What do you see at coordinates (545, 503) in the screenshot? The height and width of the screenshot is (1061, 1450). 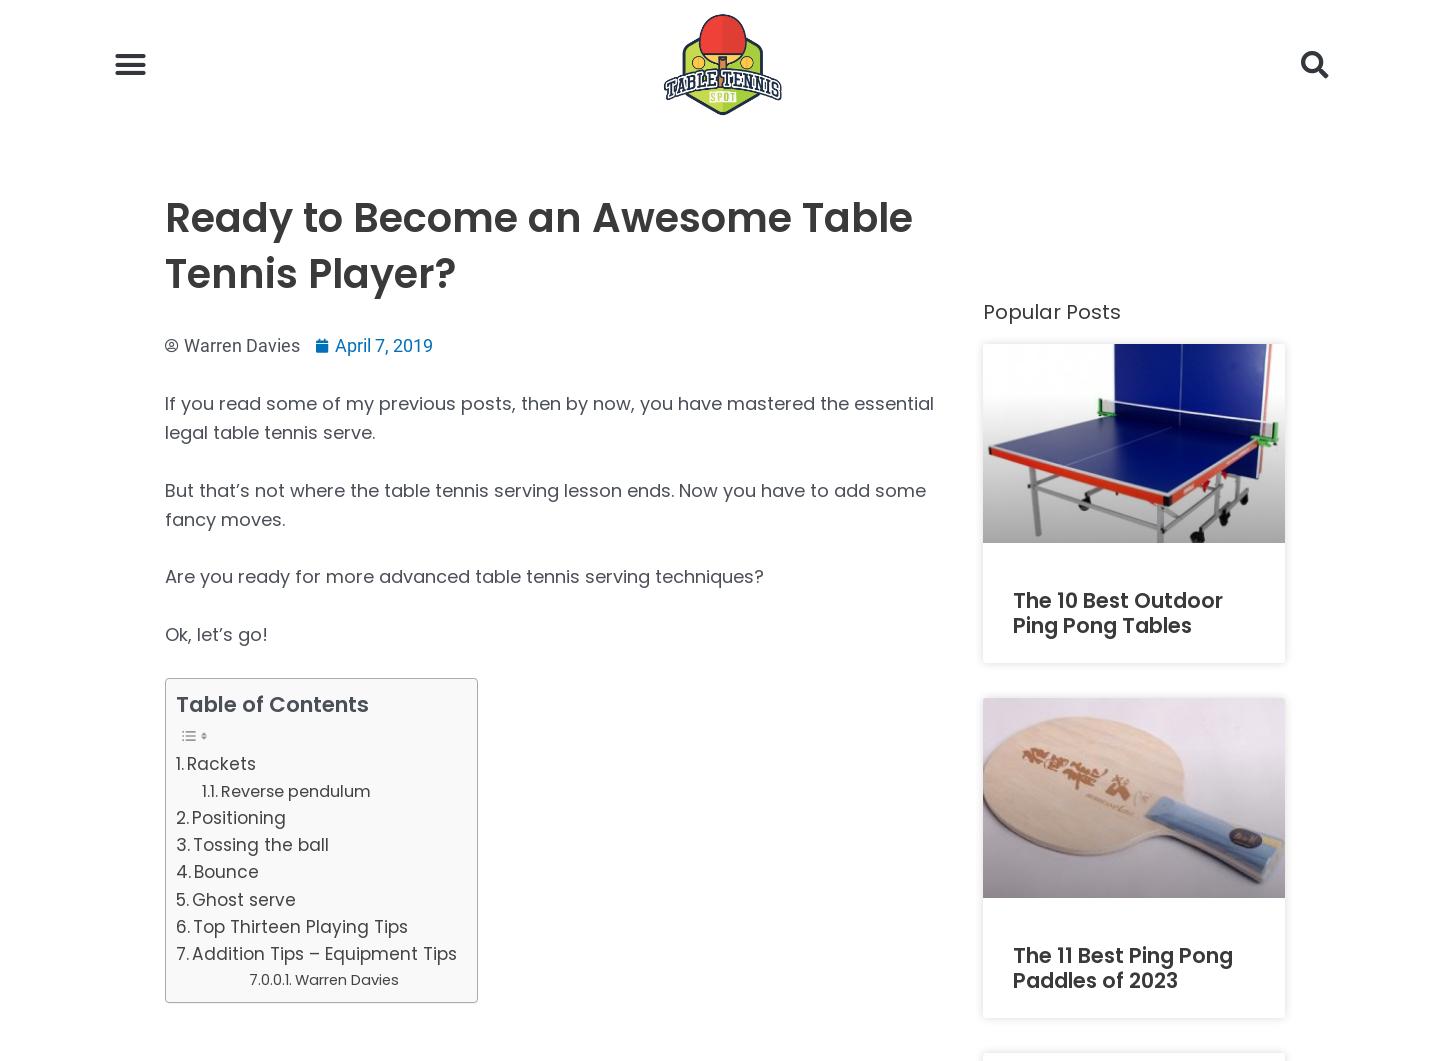 I see `'But that’s not where the table tennis serving lesson ends. Now you have to add some fancy moves.'` at bounding box center [545, 503].